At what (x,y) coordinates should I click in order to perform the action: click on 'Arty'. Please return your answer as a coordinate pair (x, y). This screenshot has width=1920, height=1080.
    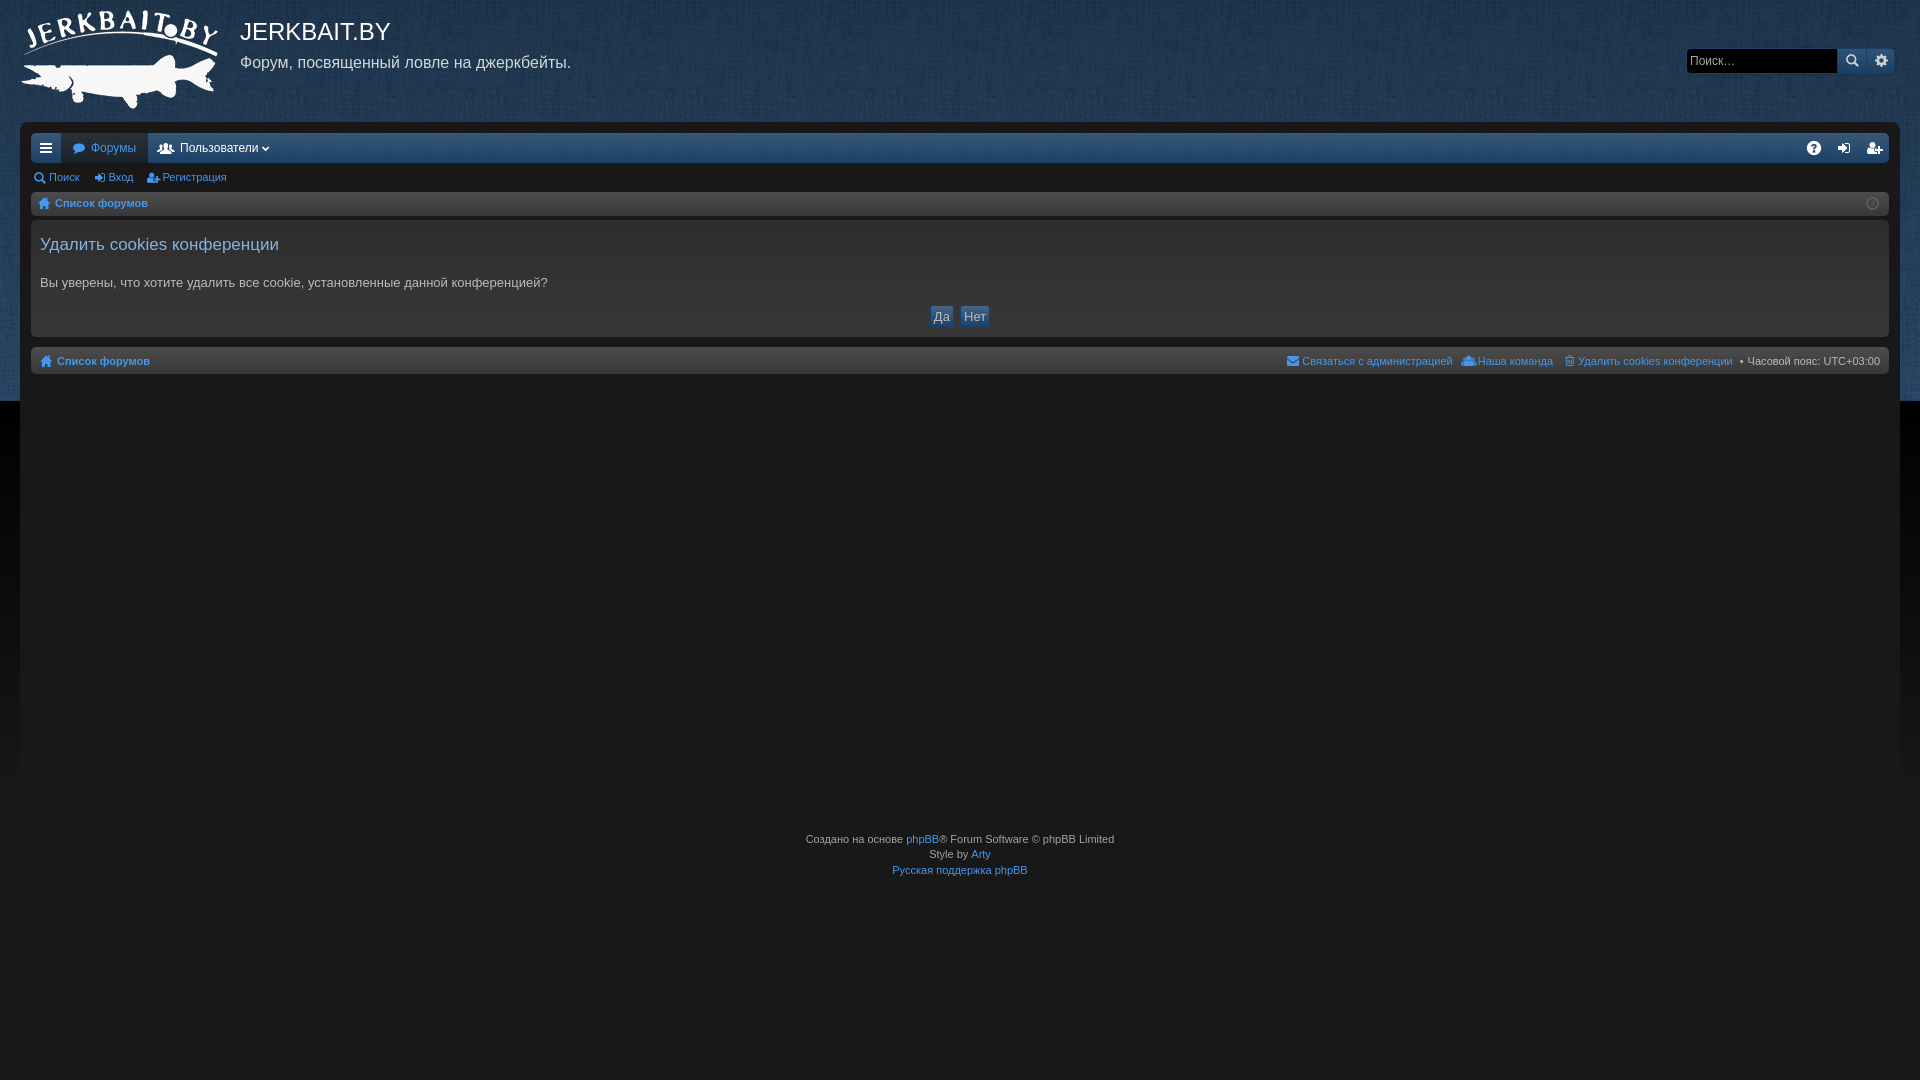
    Looking at the image, I should click on (980, 853).